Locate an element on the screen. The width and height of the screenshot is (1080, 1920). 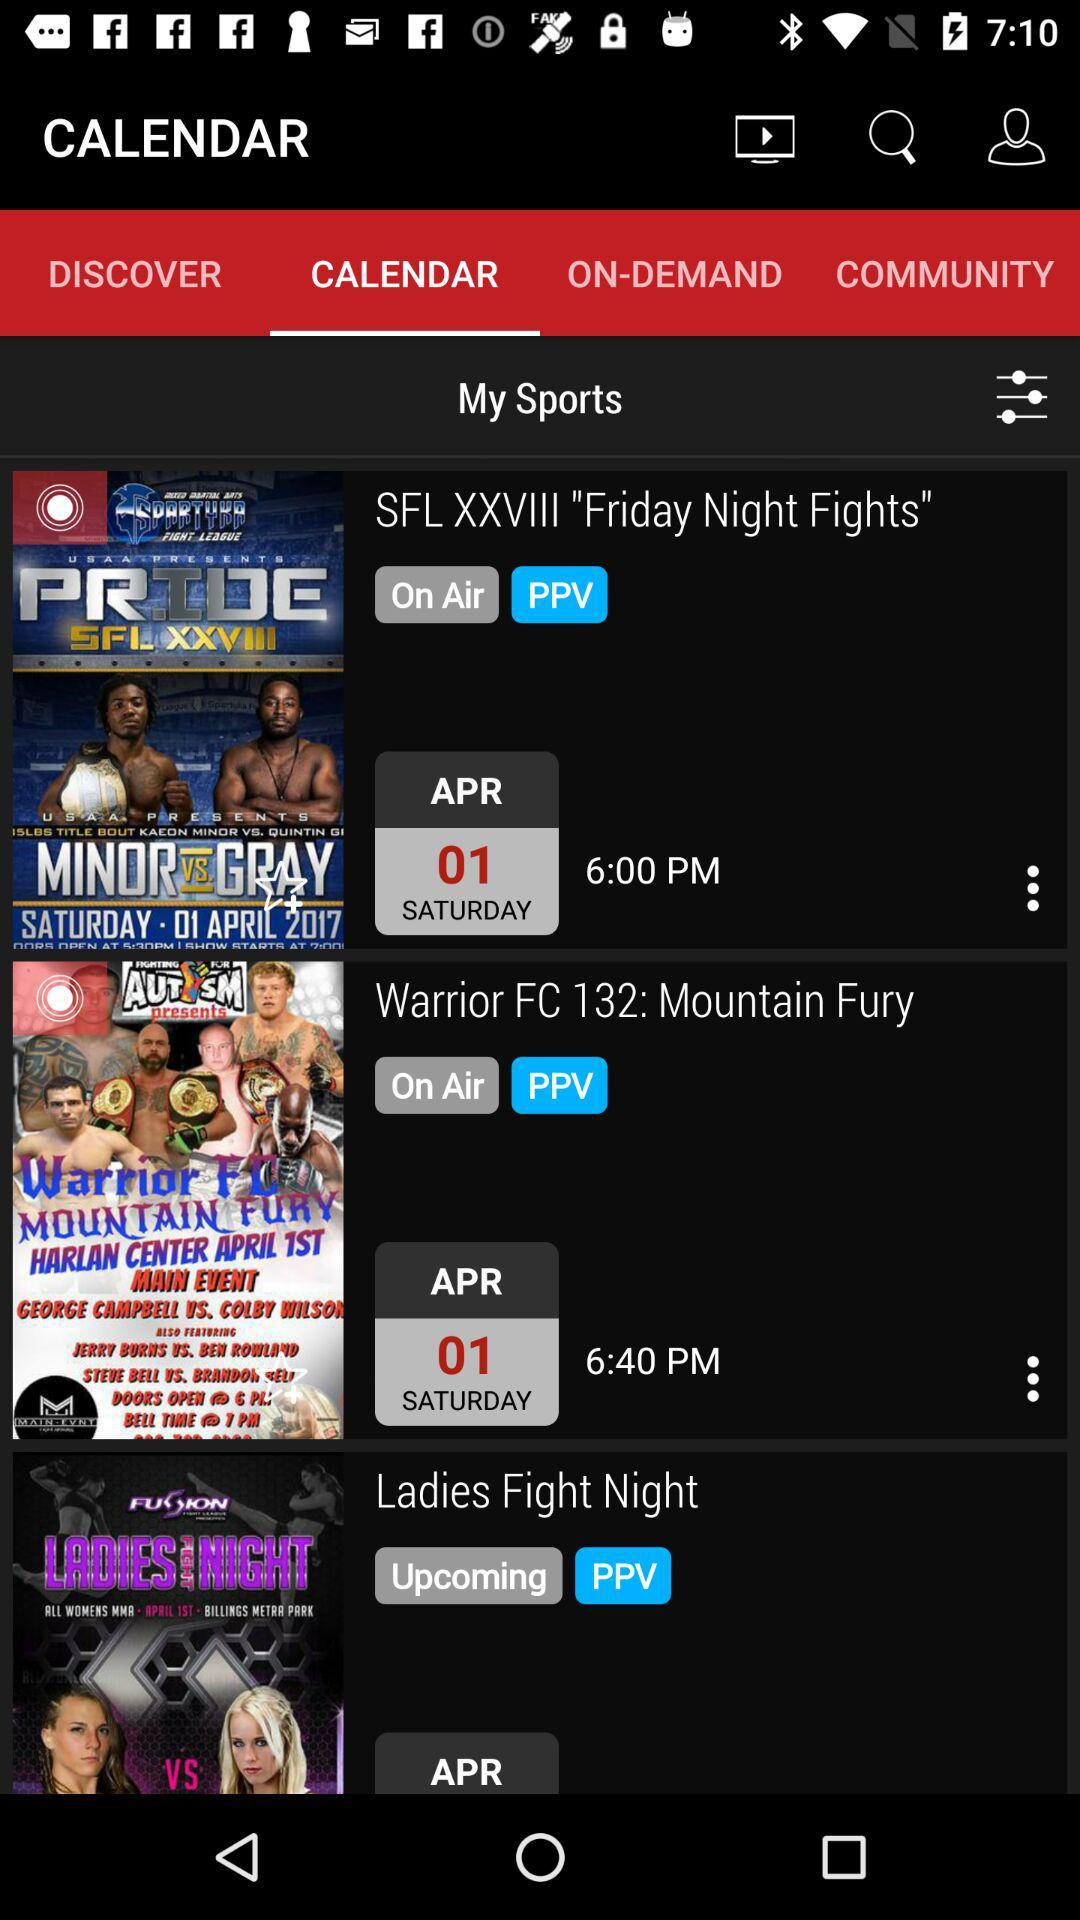
see details is located at coordinates (1033, 887).